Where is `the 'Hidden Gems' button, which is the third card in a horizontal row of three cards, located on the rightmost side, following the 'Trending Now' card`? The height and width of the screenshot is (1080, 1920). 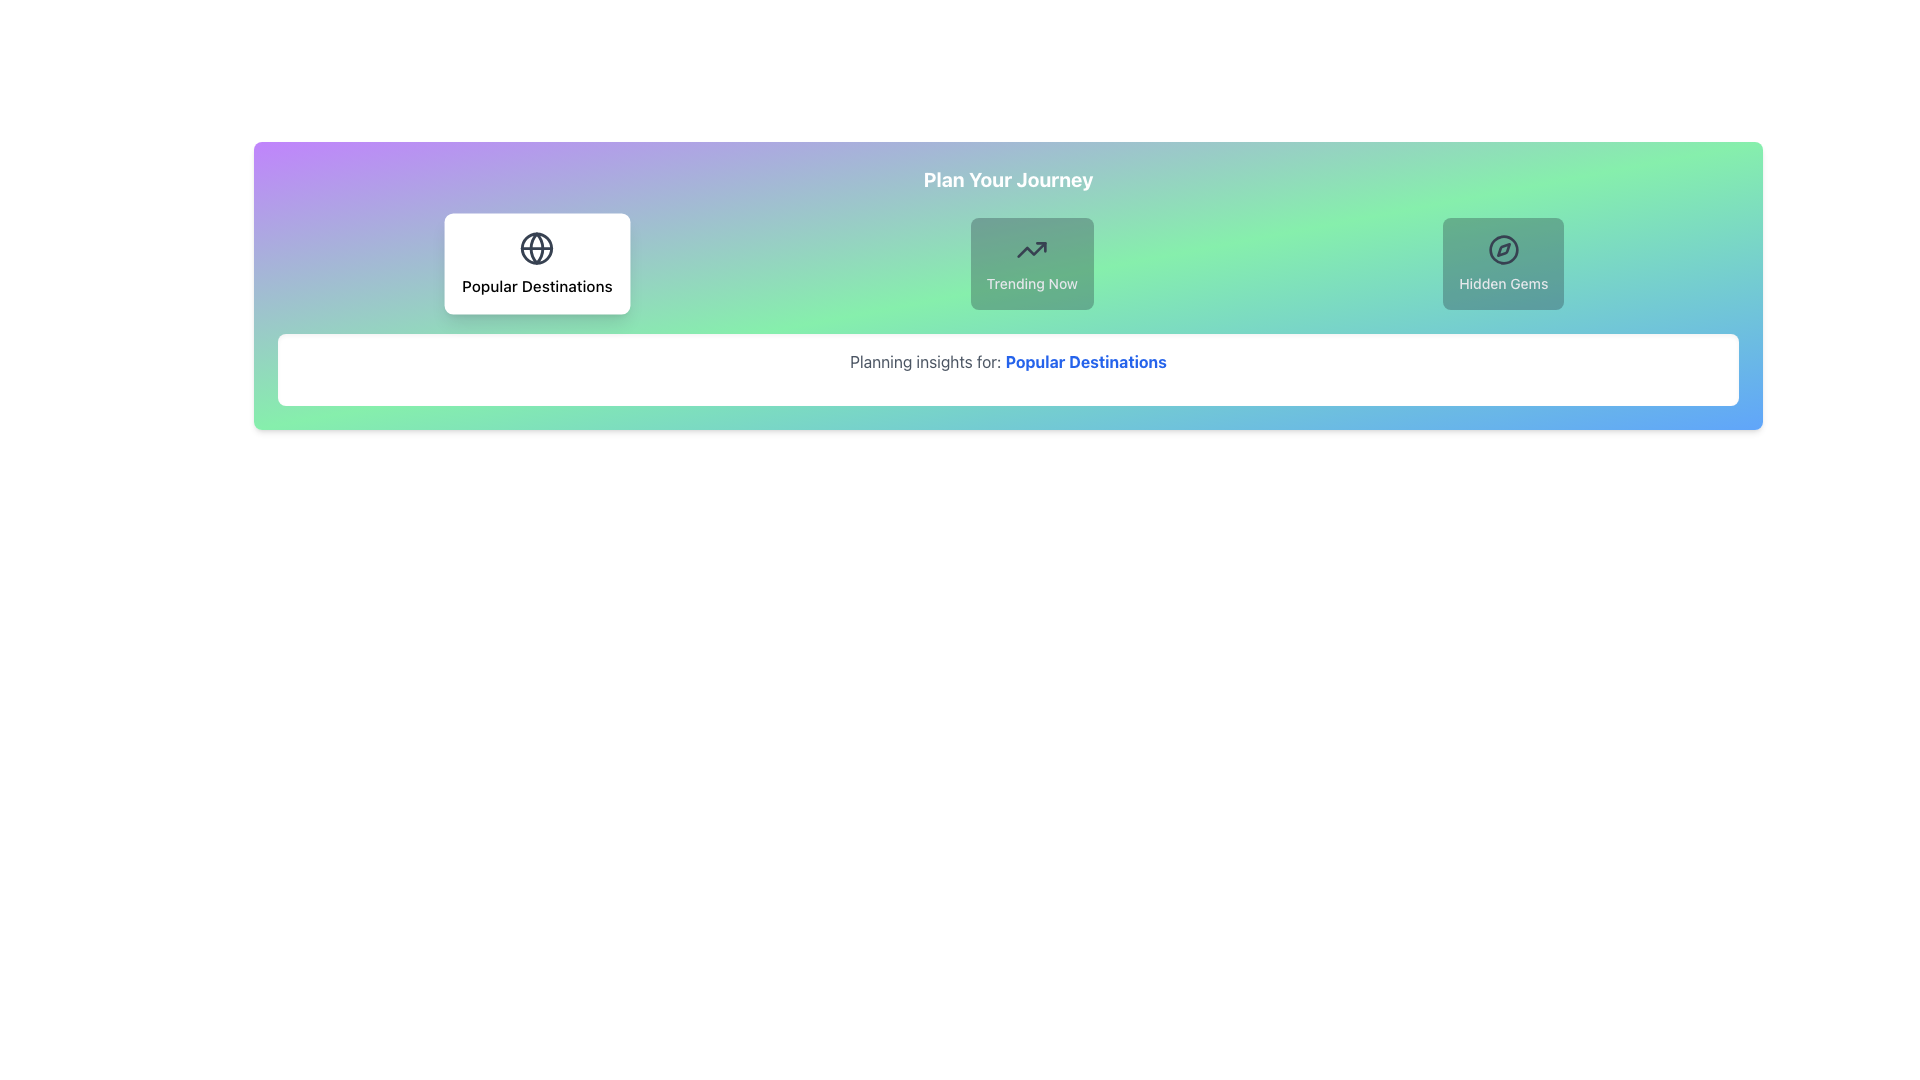
the 'Hidden Gems' button, which is the third card in a horizontal row of three cards, located on the rightmost side, following the 'Trending Now' card is located at coordinates (1503, 262).